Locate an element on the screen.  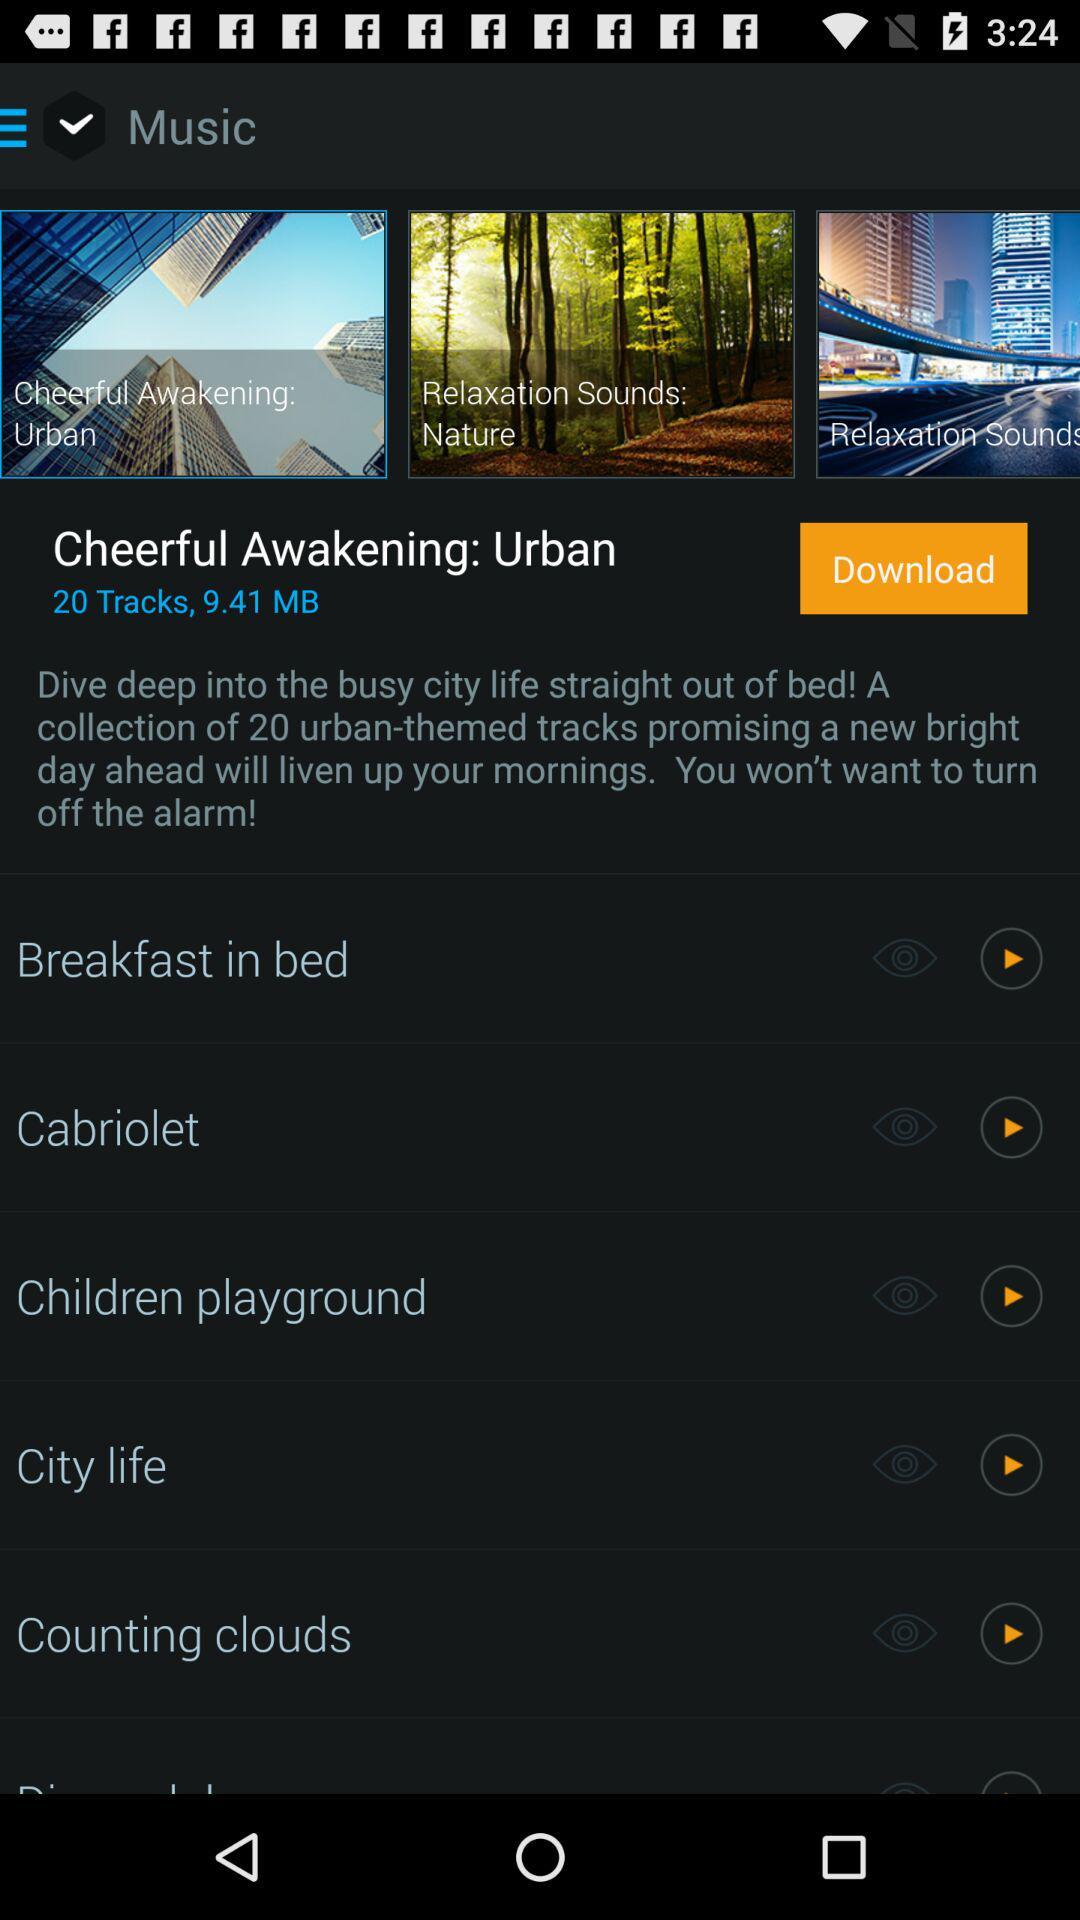
icon below the 20 tracks 9 is located at coordinates (540, 746).